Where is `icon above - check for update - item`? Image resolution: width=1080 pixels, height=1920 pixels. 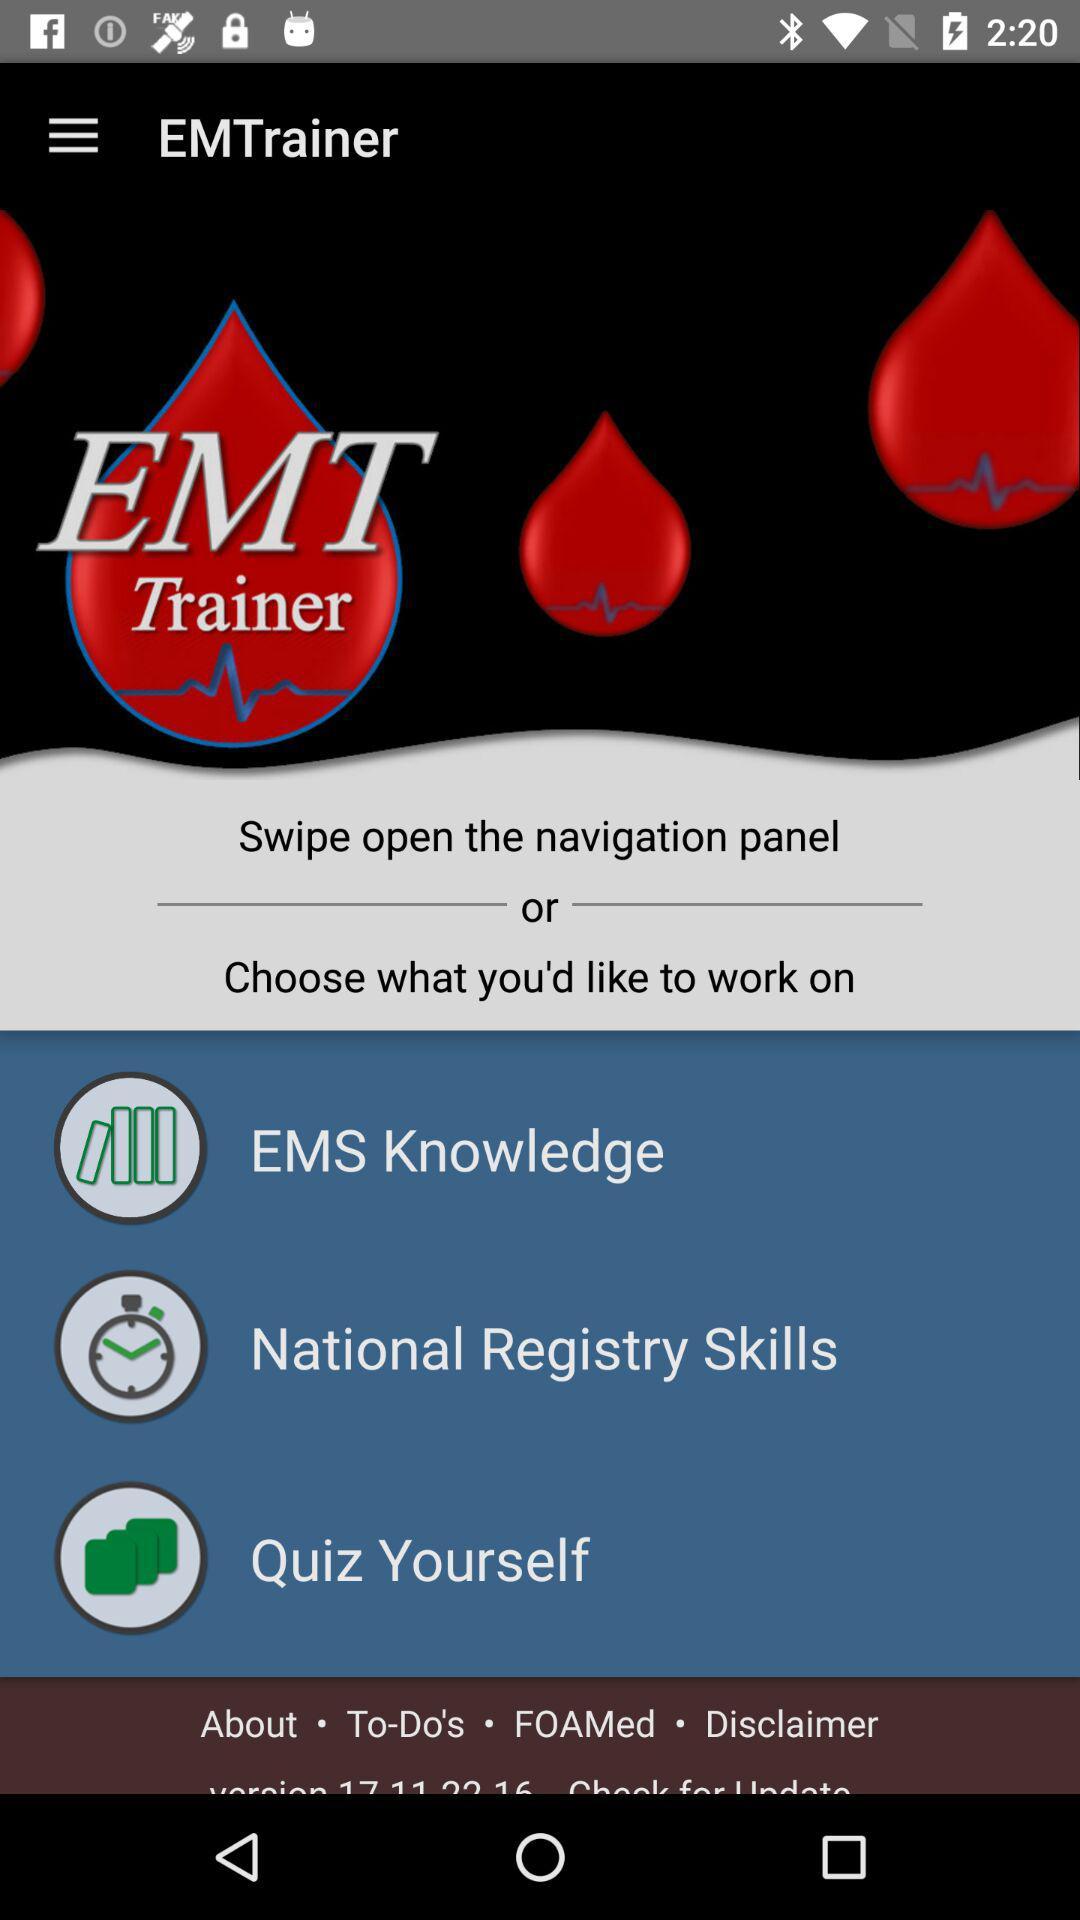
icon above - check for update - item is located at coordinates (790, 1721).